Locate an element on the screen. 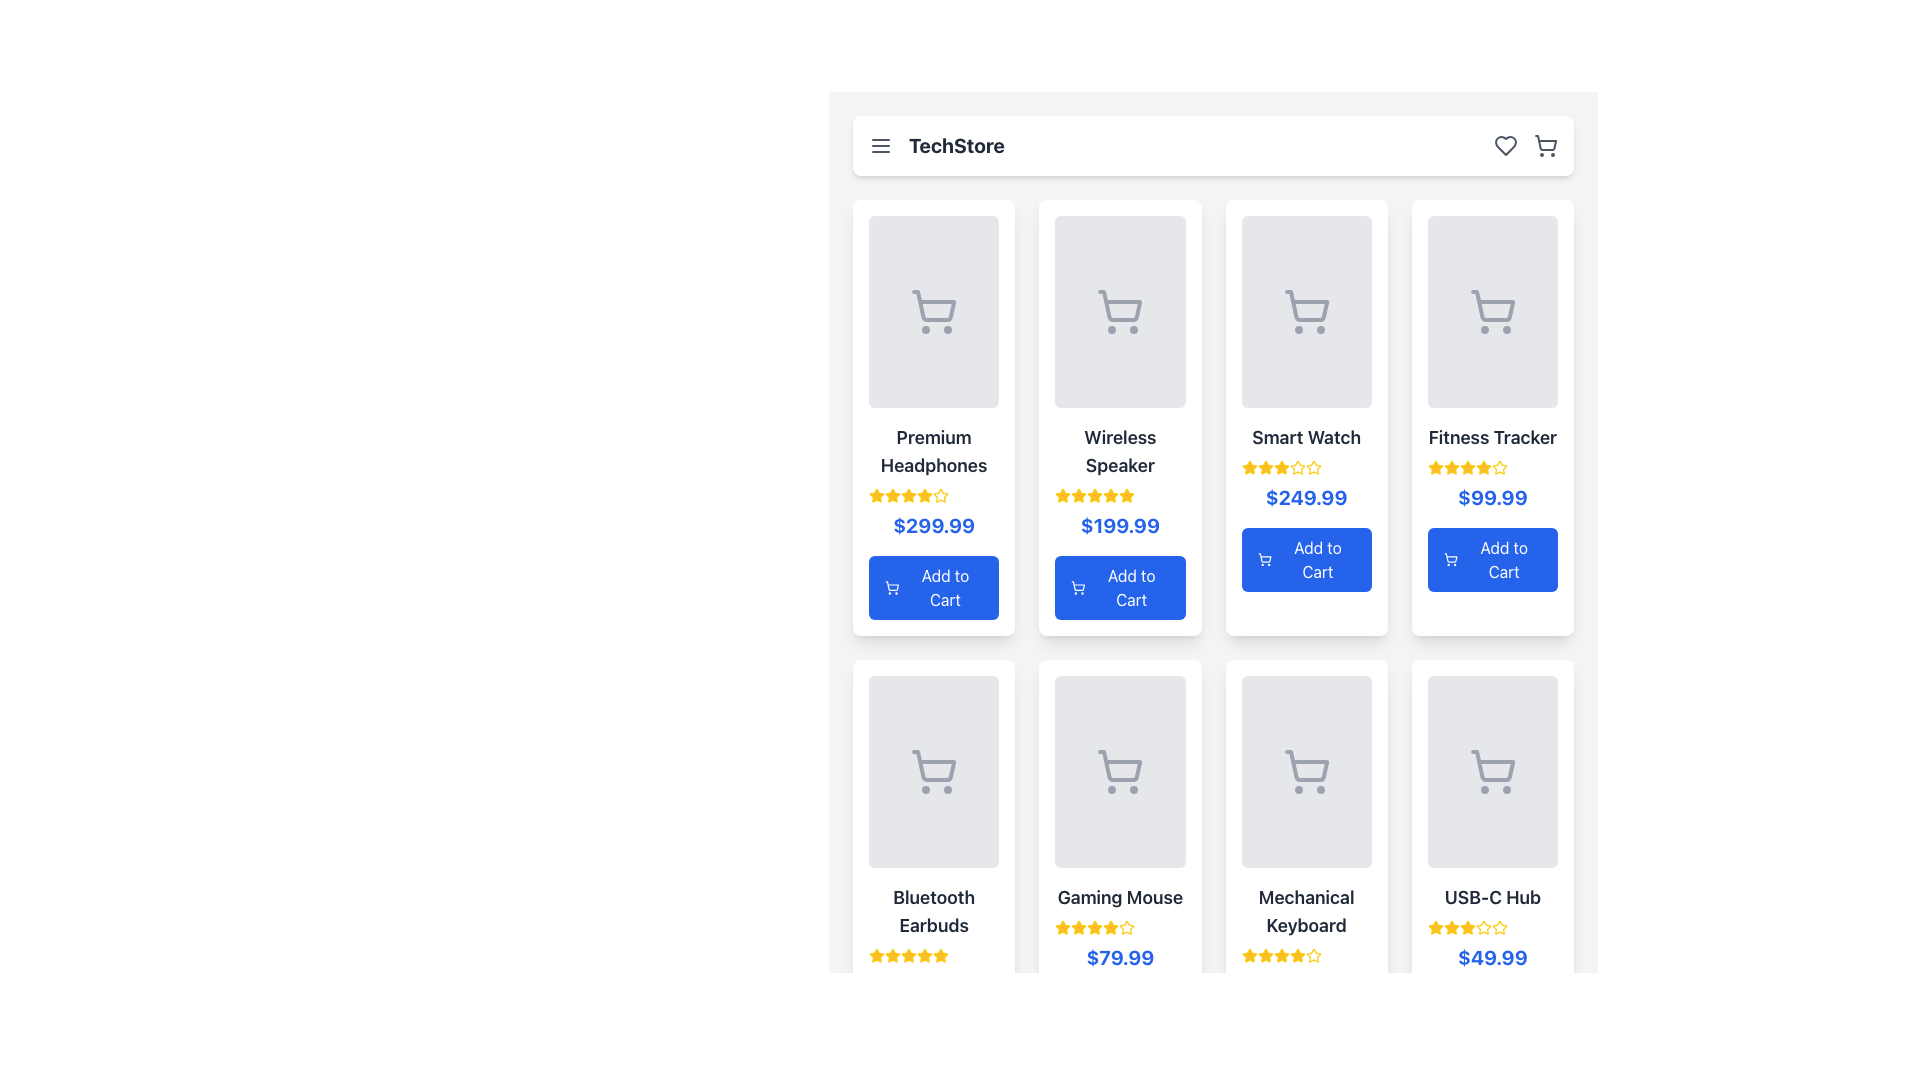 This screenshot has width=1920, height=1080. the text element 'TechStore', which is located in the top-left corner of the header bar, to the right of the hamburger icon is located at coordinates (935, 145).